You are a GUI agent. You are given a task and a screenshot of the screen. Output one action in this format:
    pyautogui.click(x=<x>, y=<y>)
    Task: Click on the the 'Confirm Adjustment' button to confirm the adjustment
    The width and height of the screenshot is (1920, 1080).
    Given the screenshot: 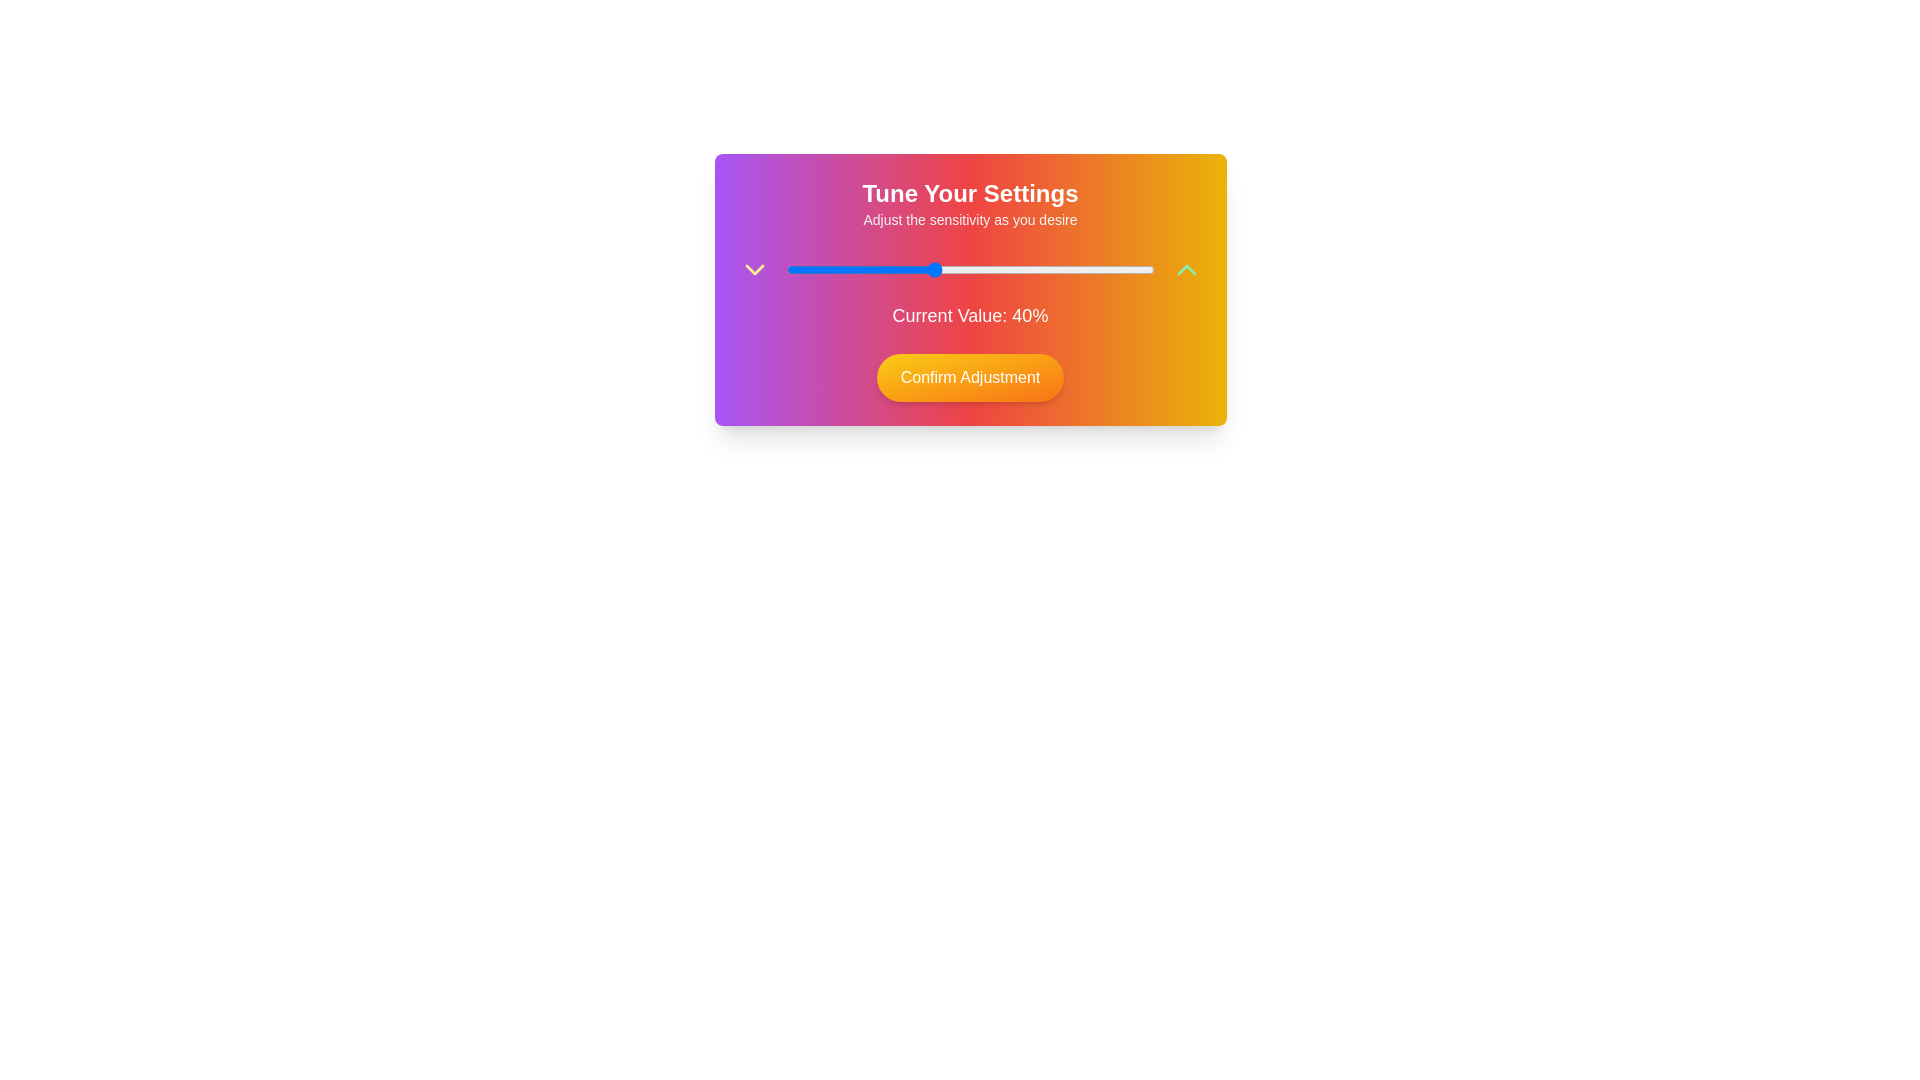 What is the action you would take?
    pyautogui.click(x=969, y=378)
    